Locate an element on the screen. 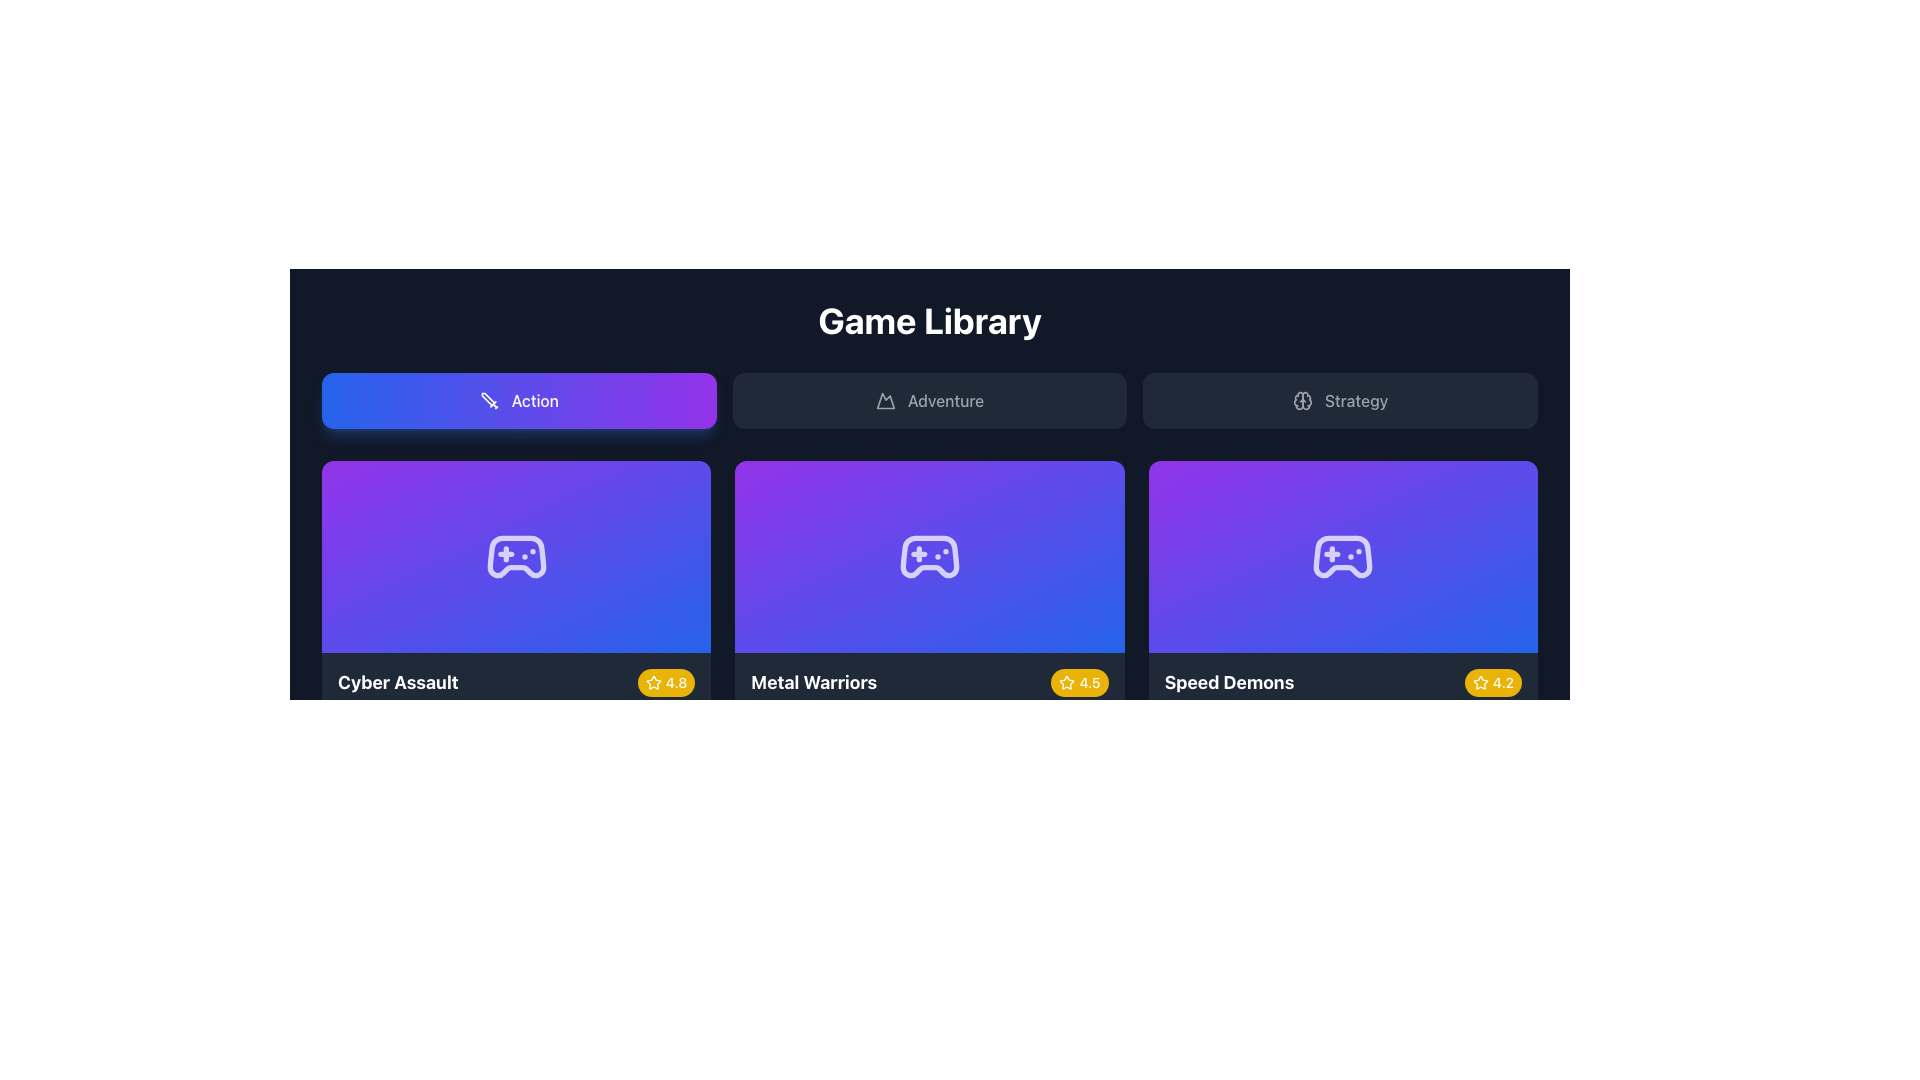  the triangular SVG graphic element inside the sword icon located in the 'Action' navigation tab is located at coordinates (488, 399).